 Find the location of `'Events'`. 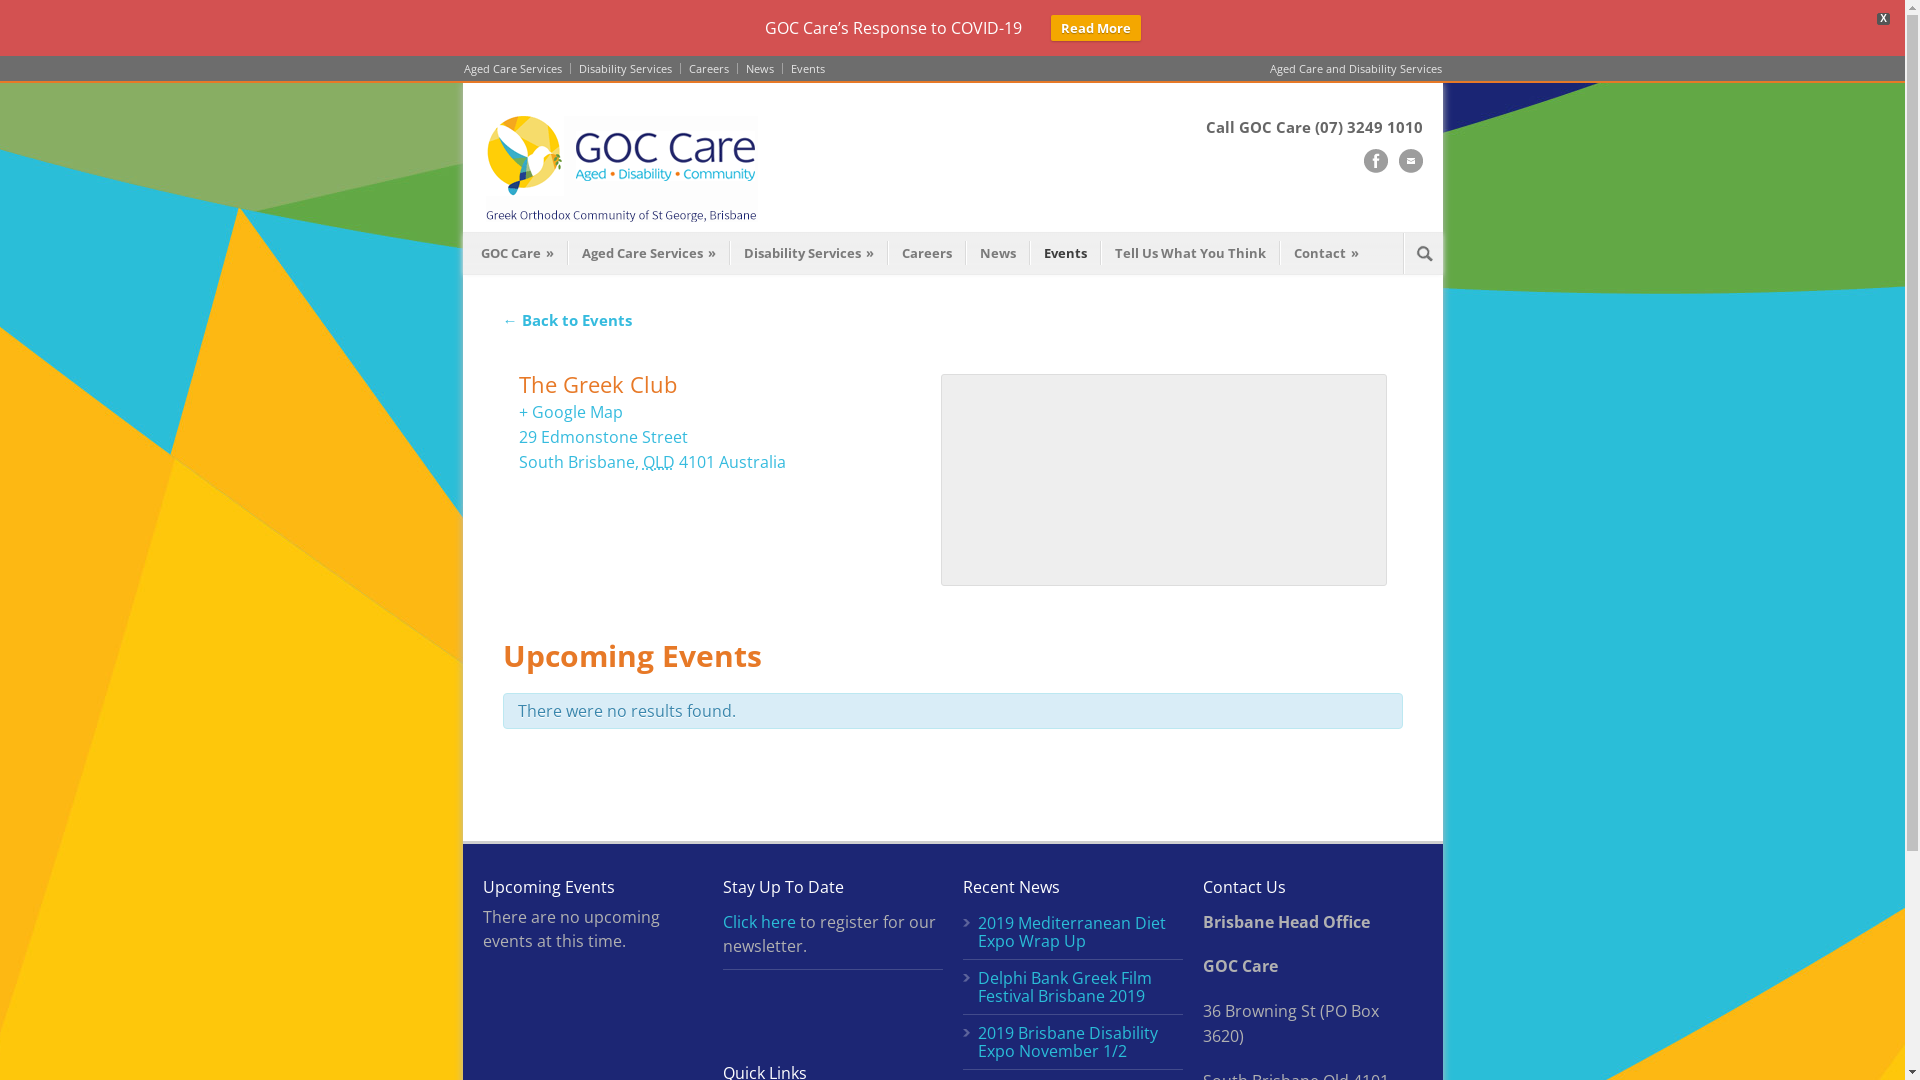

'Events' is located at coordinates (802, 67).